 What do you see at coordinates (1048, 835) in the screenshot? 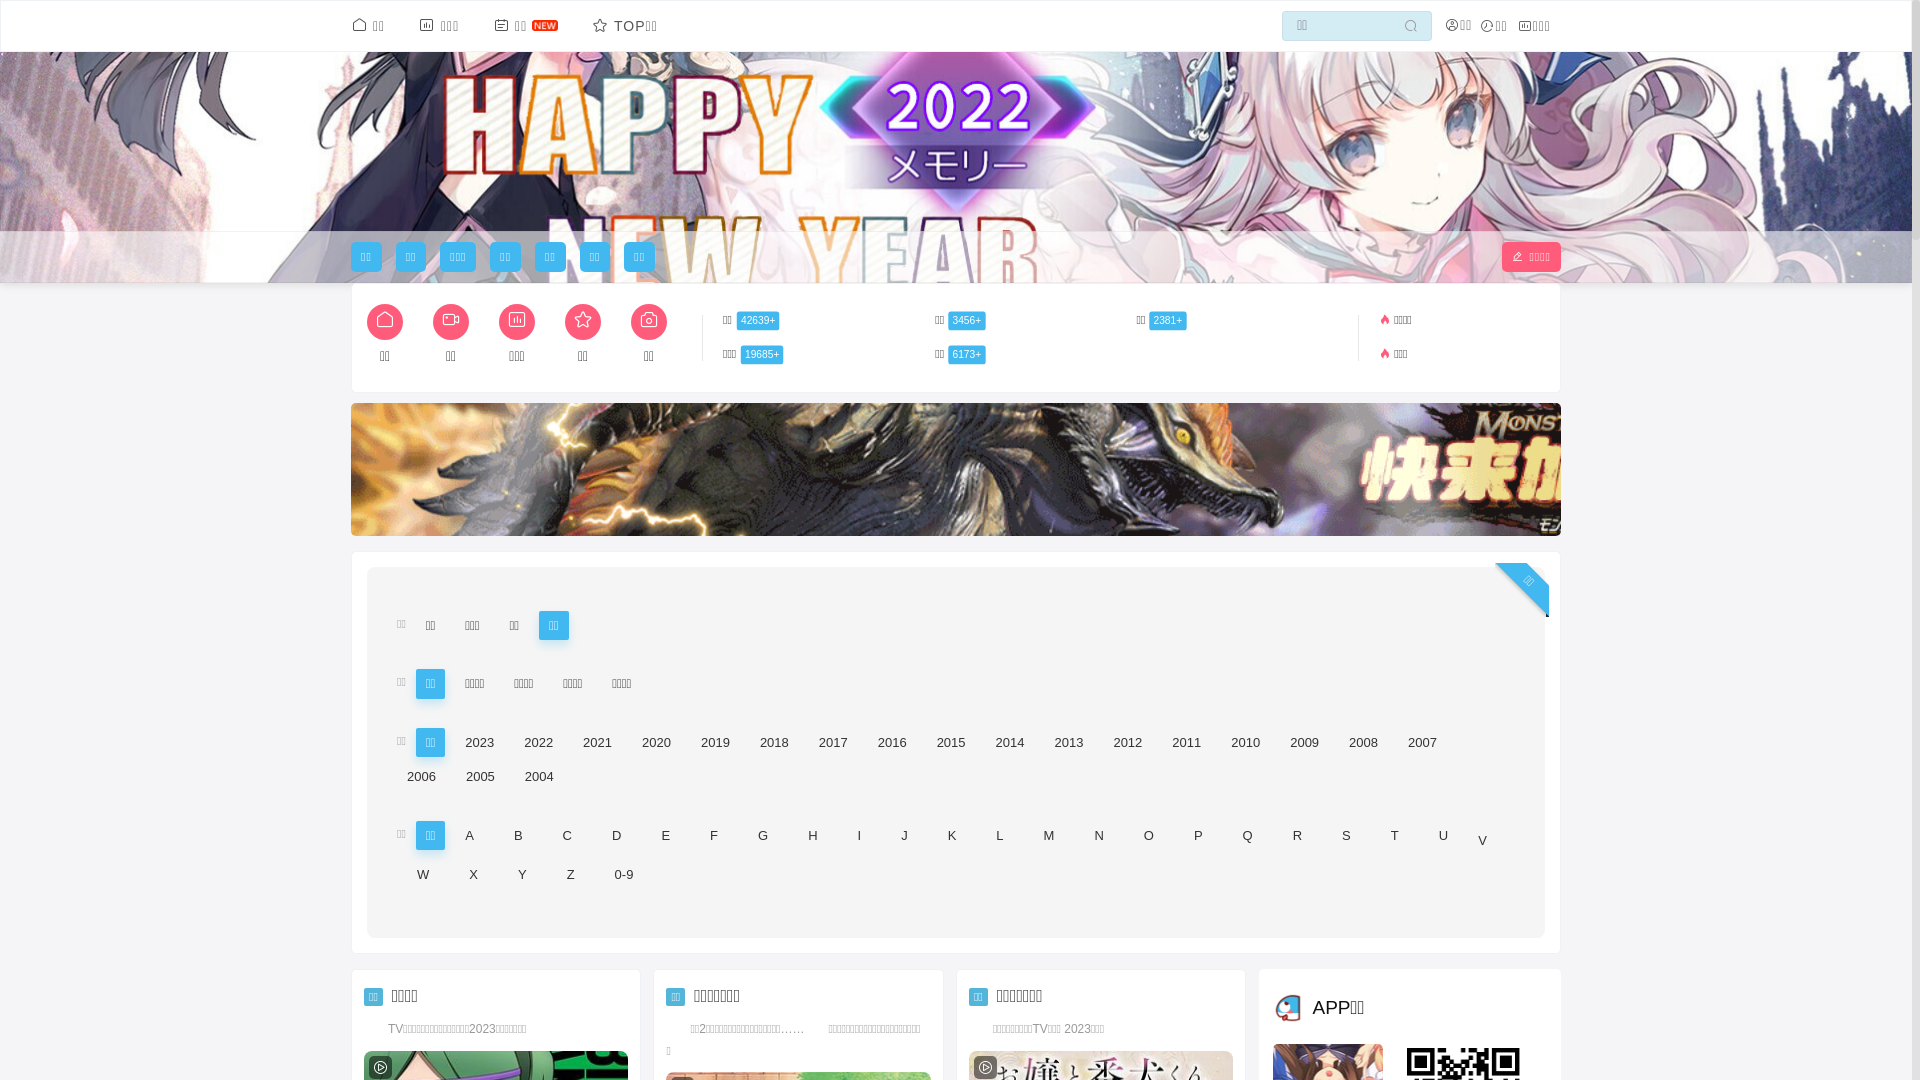
I see `'M'` at bounding box center [1048, 835].